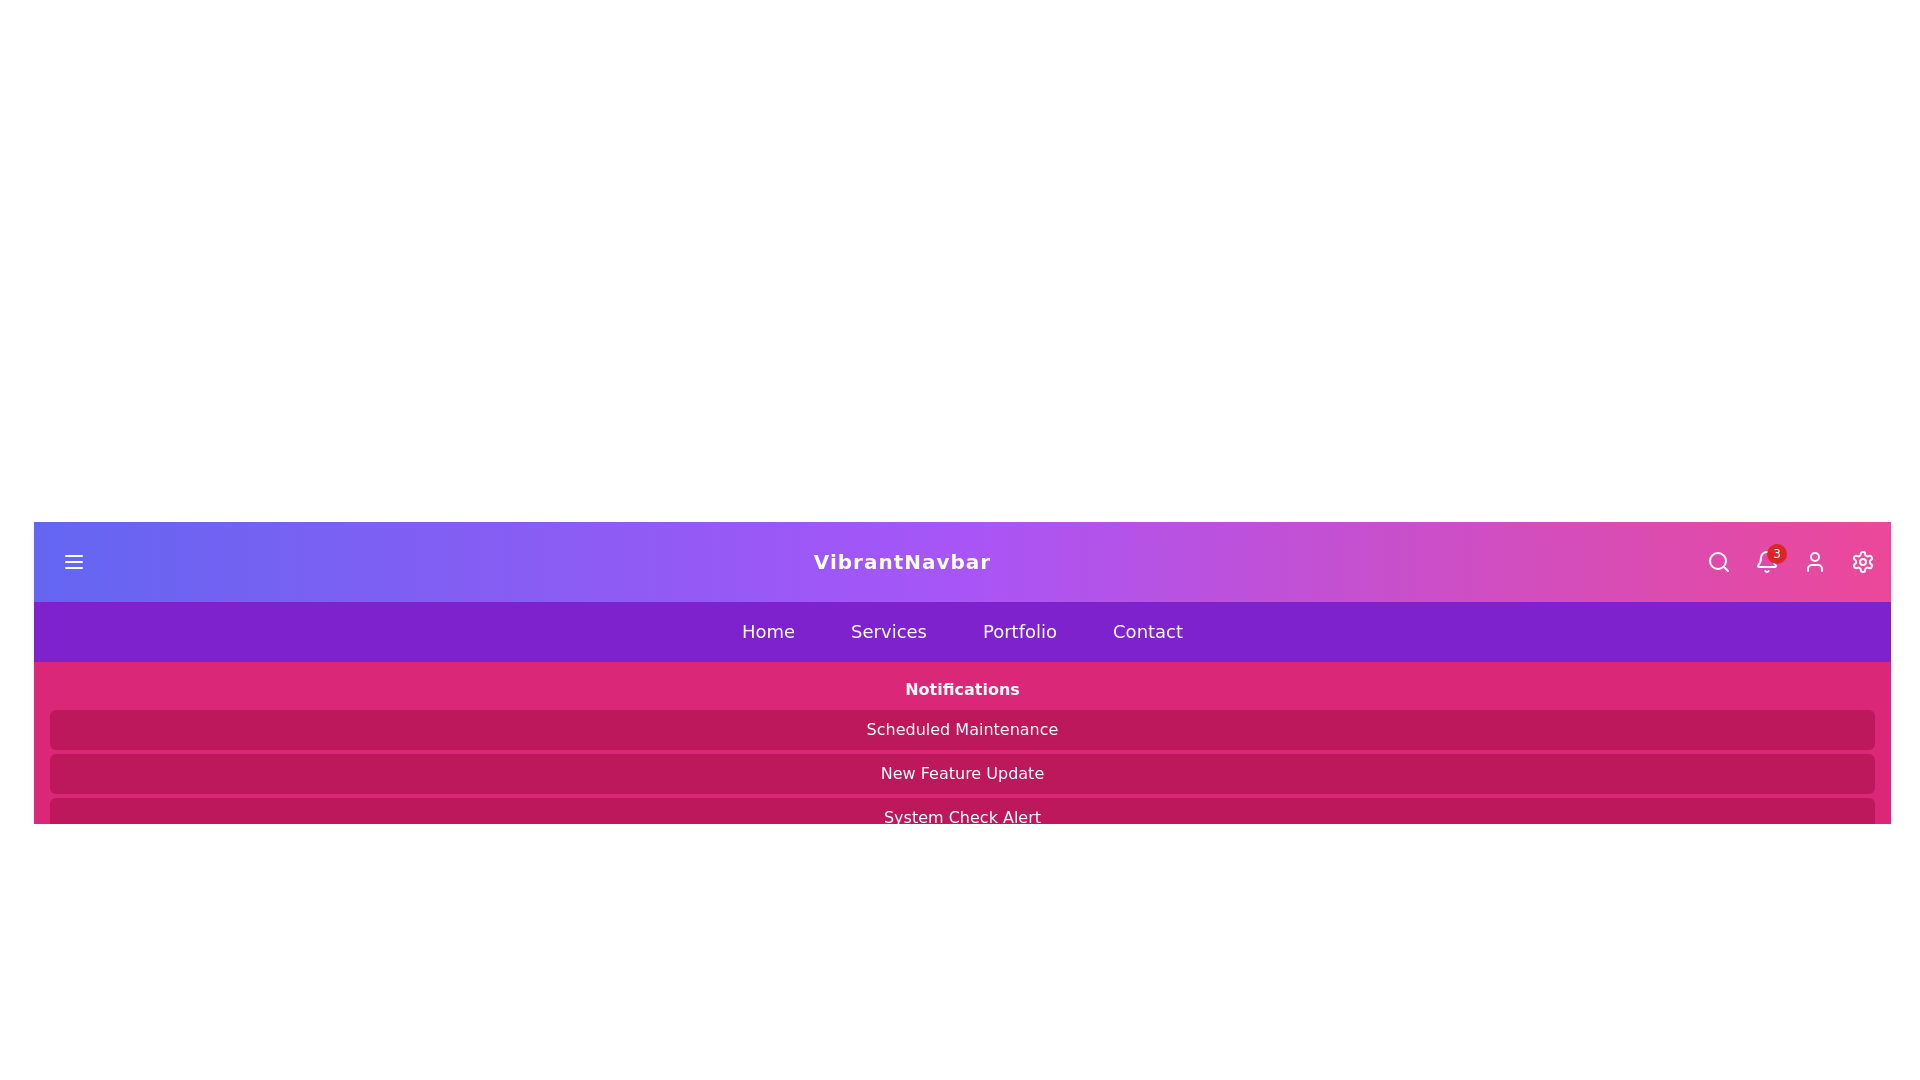  What do you see at coordinates (1717, 560) in the screenshot?
I see `the decorative circular component enhancing the search icon in the top-right corner of the navbar` at bounding box center [1717, 560].